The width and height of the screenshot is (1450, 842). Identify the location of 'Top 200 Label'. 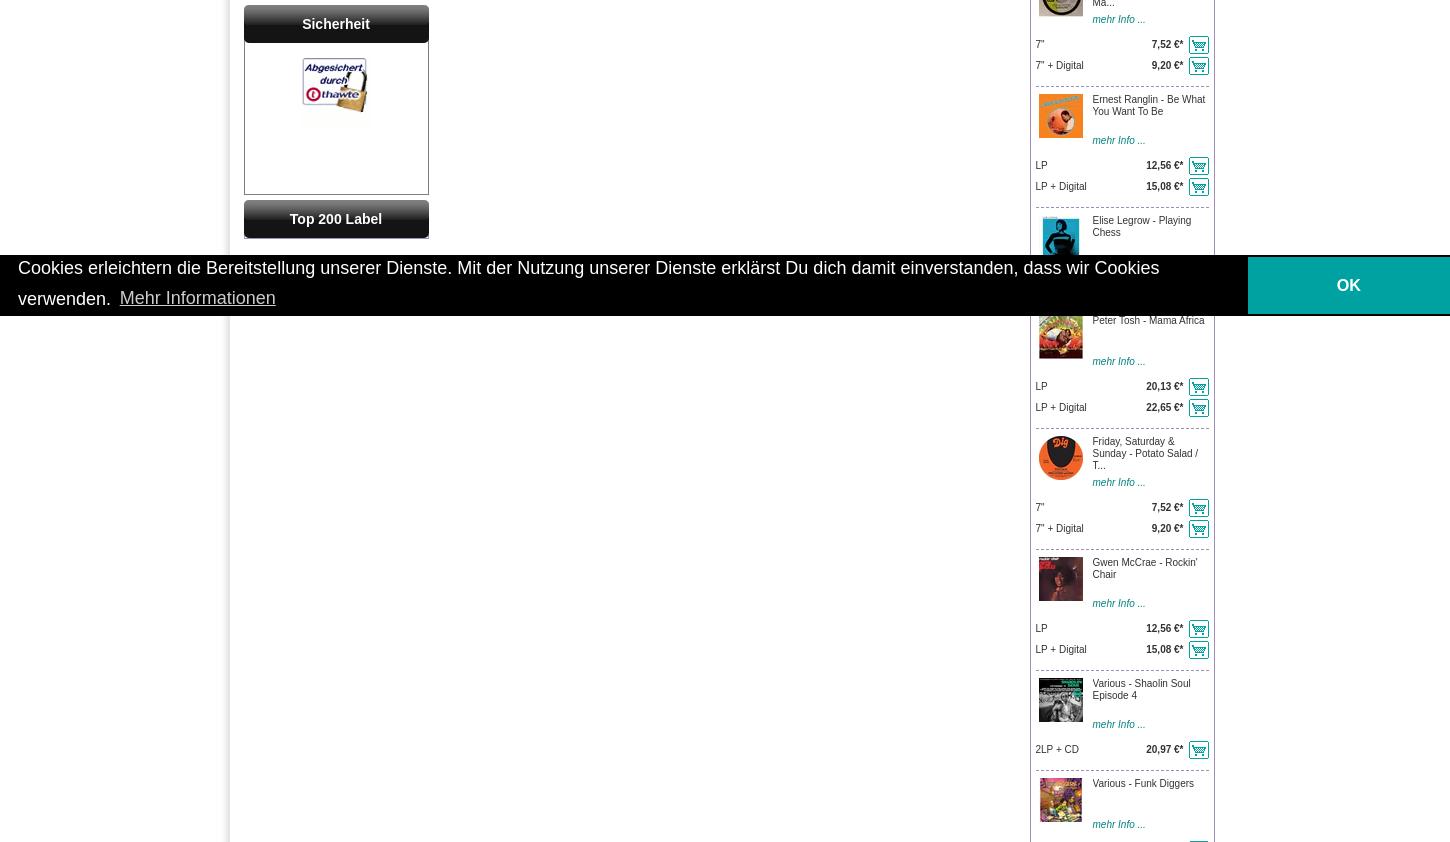
(335, 219).